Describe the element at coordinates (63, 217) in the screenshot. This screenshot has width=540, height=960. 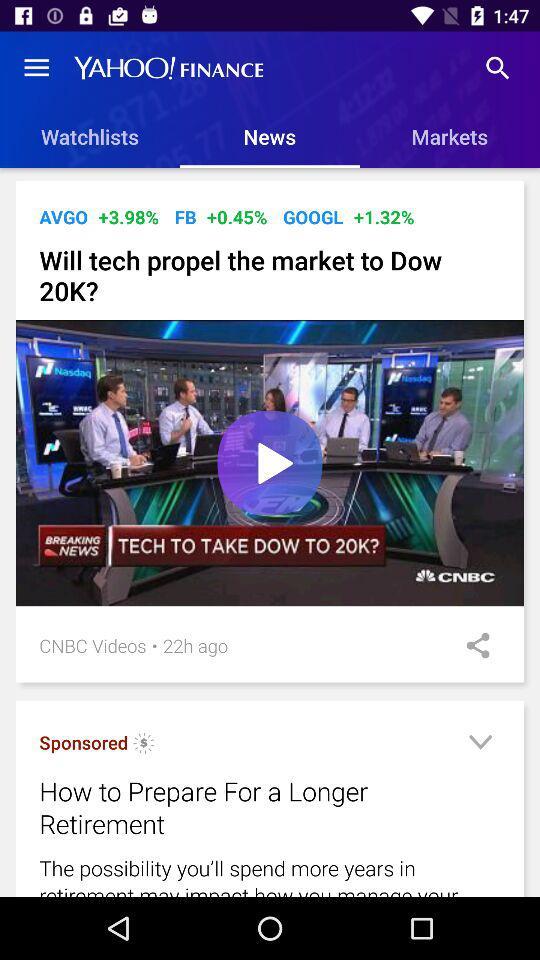
I see `the avgo` at that location.